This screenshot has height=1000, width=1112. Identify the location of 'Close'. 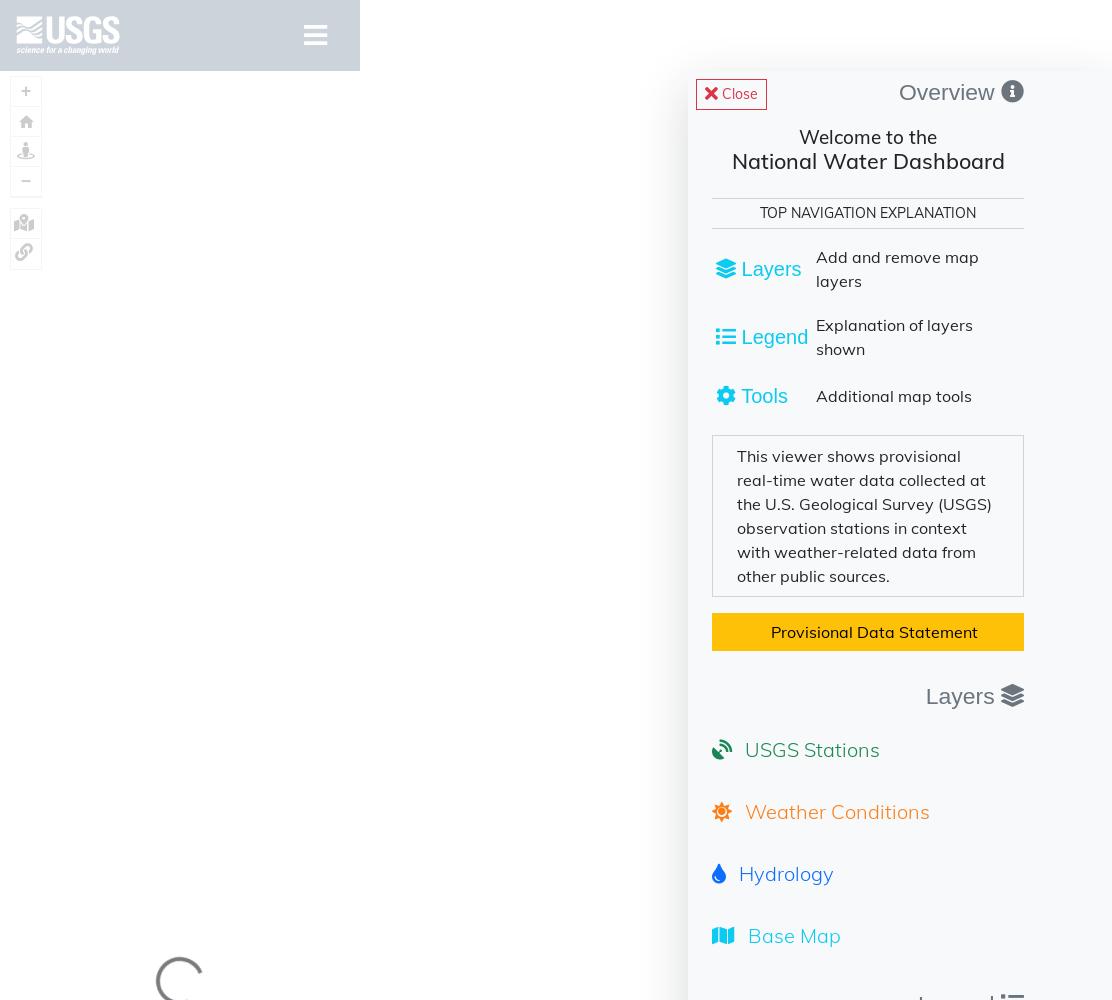
(738, 93).